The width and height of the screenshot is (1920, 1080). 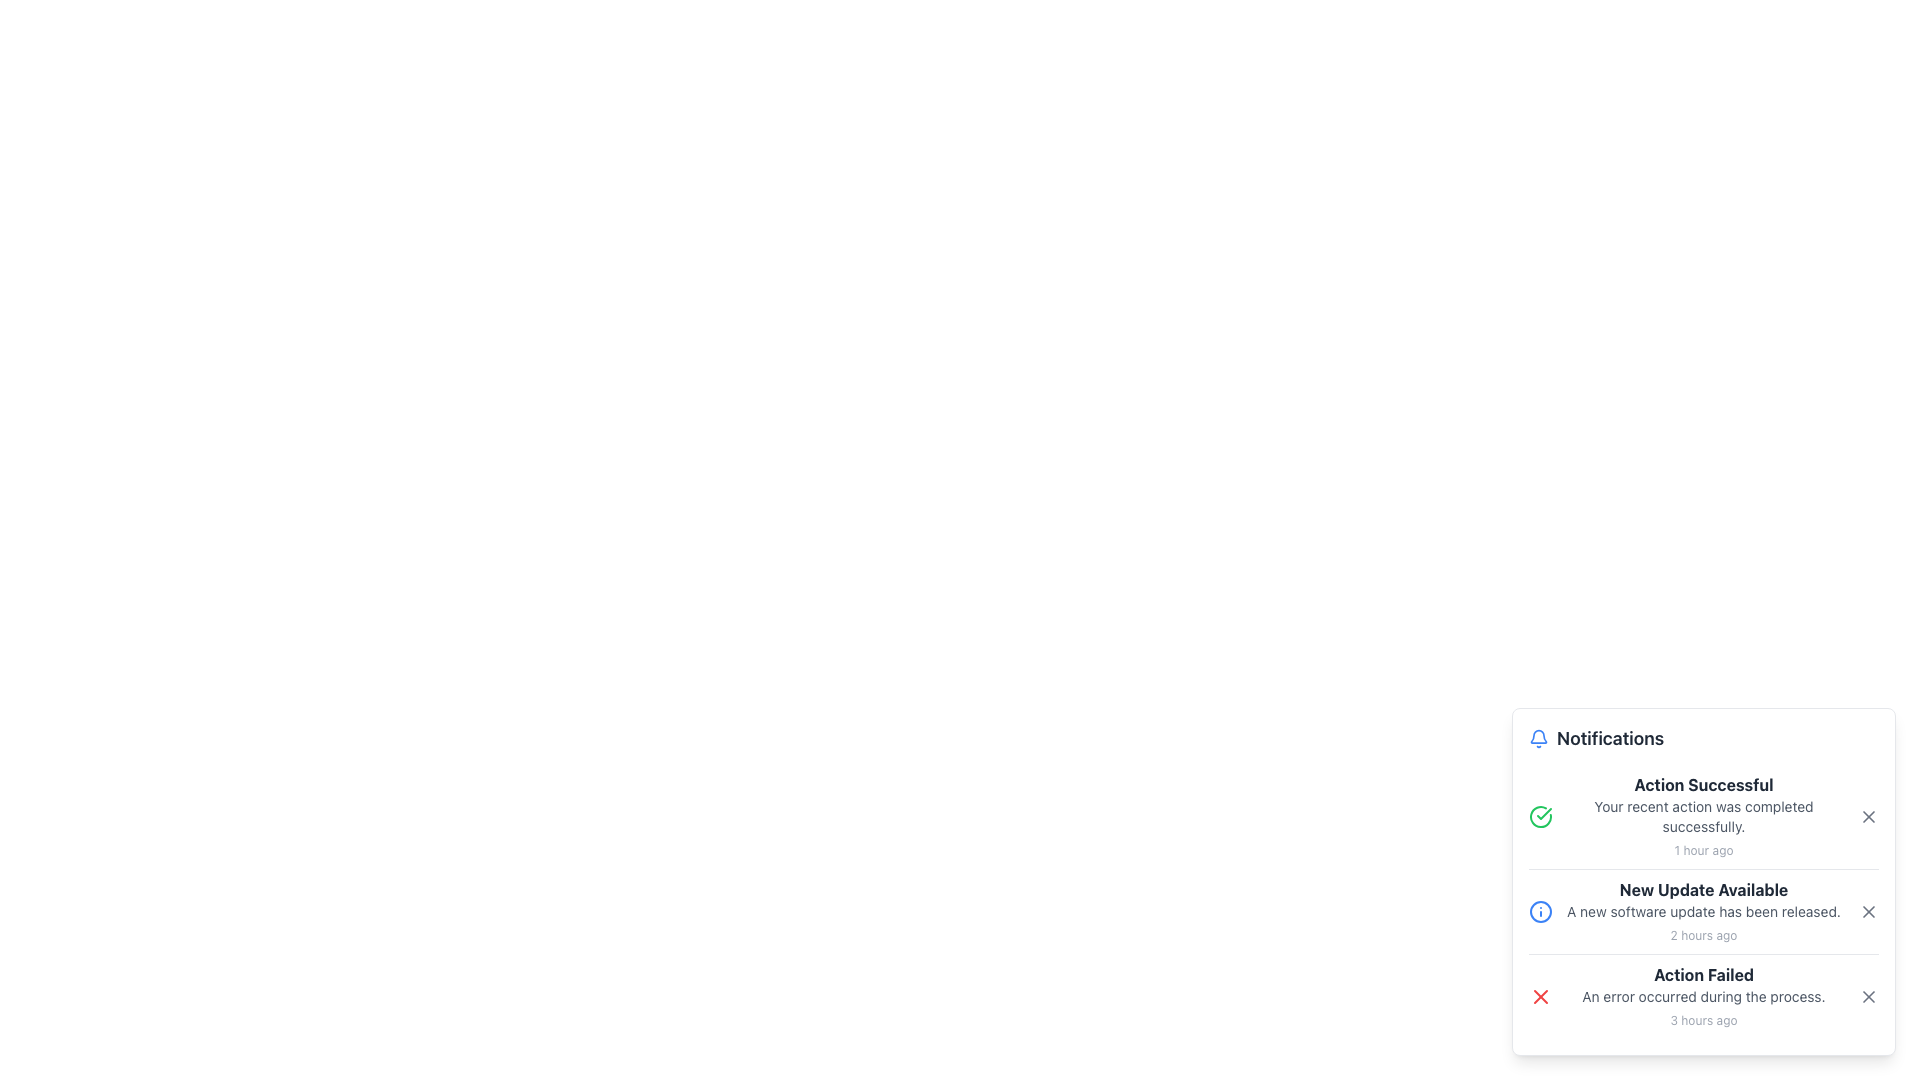 What do you see at coordinates (1703, 911) in the screenshot?
I see `the text label reading "A new software update has been released," which is positioned between the heading "New Update Available" and the timestamp "2 hours ago."` at bounding box center [1703, 911].